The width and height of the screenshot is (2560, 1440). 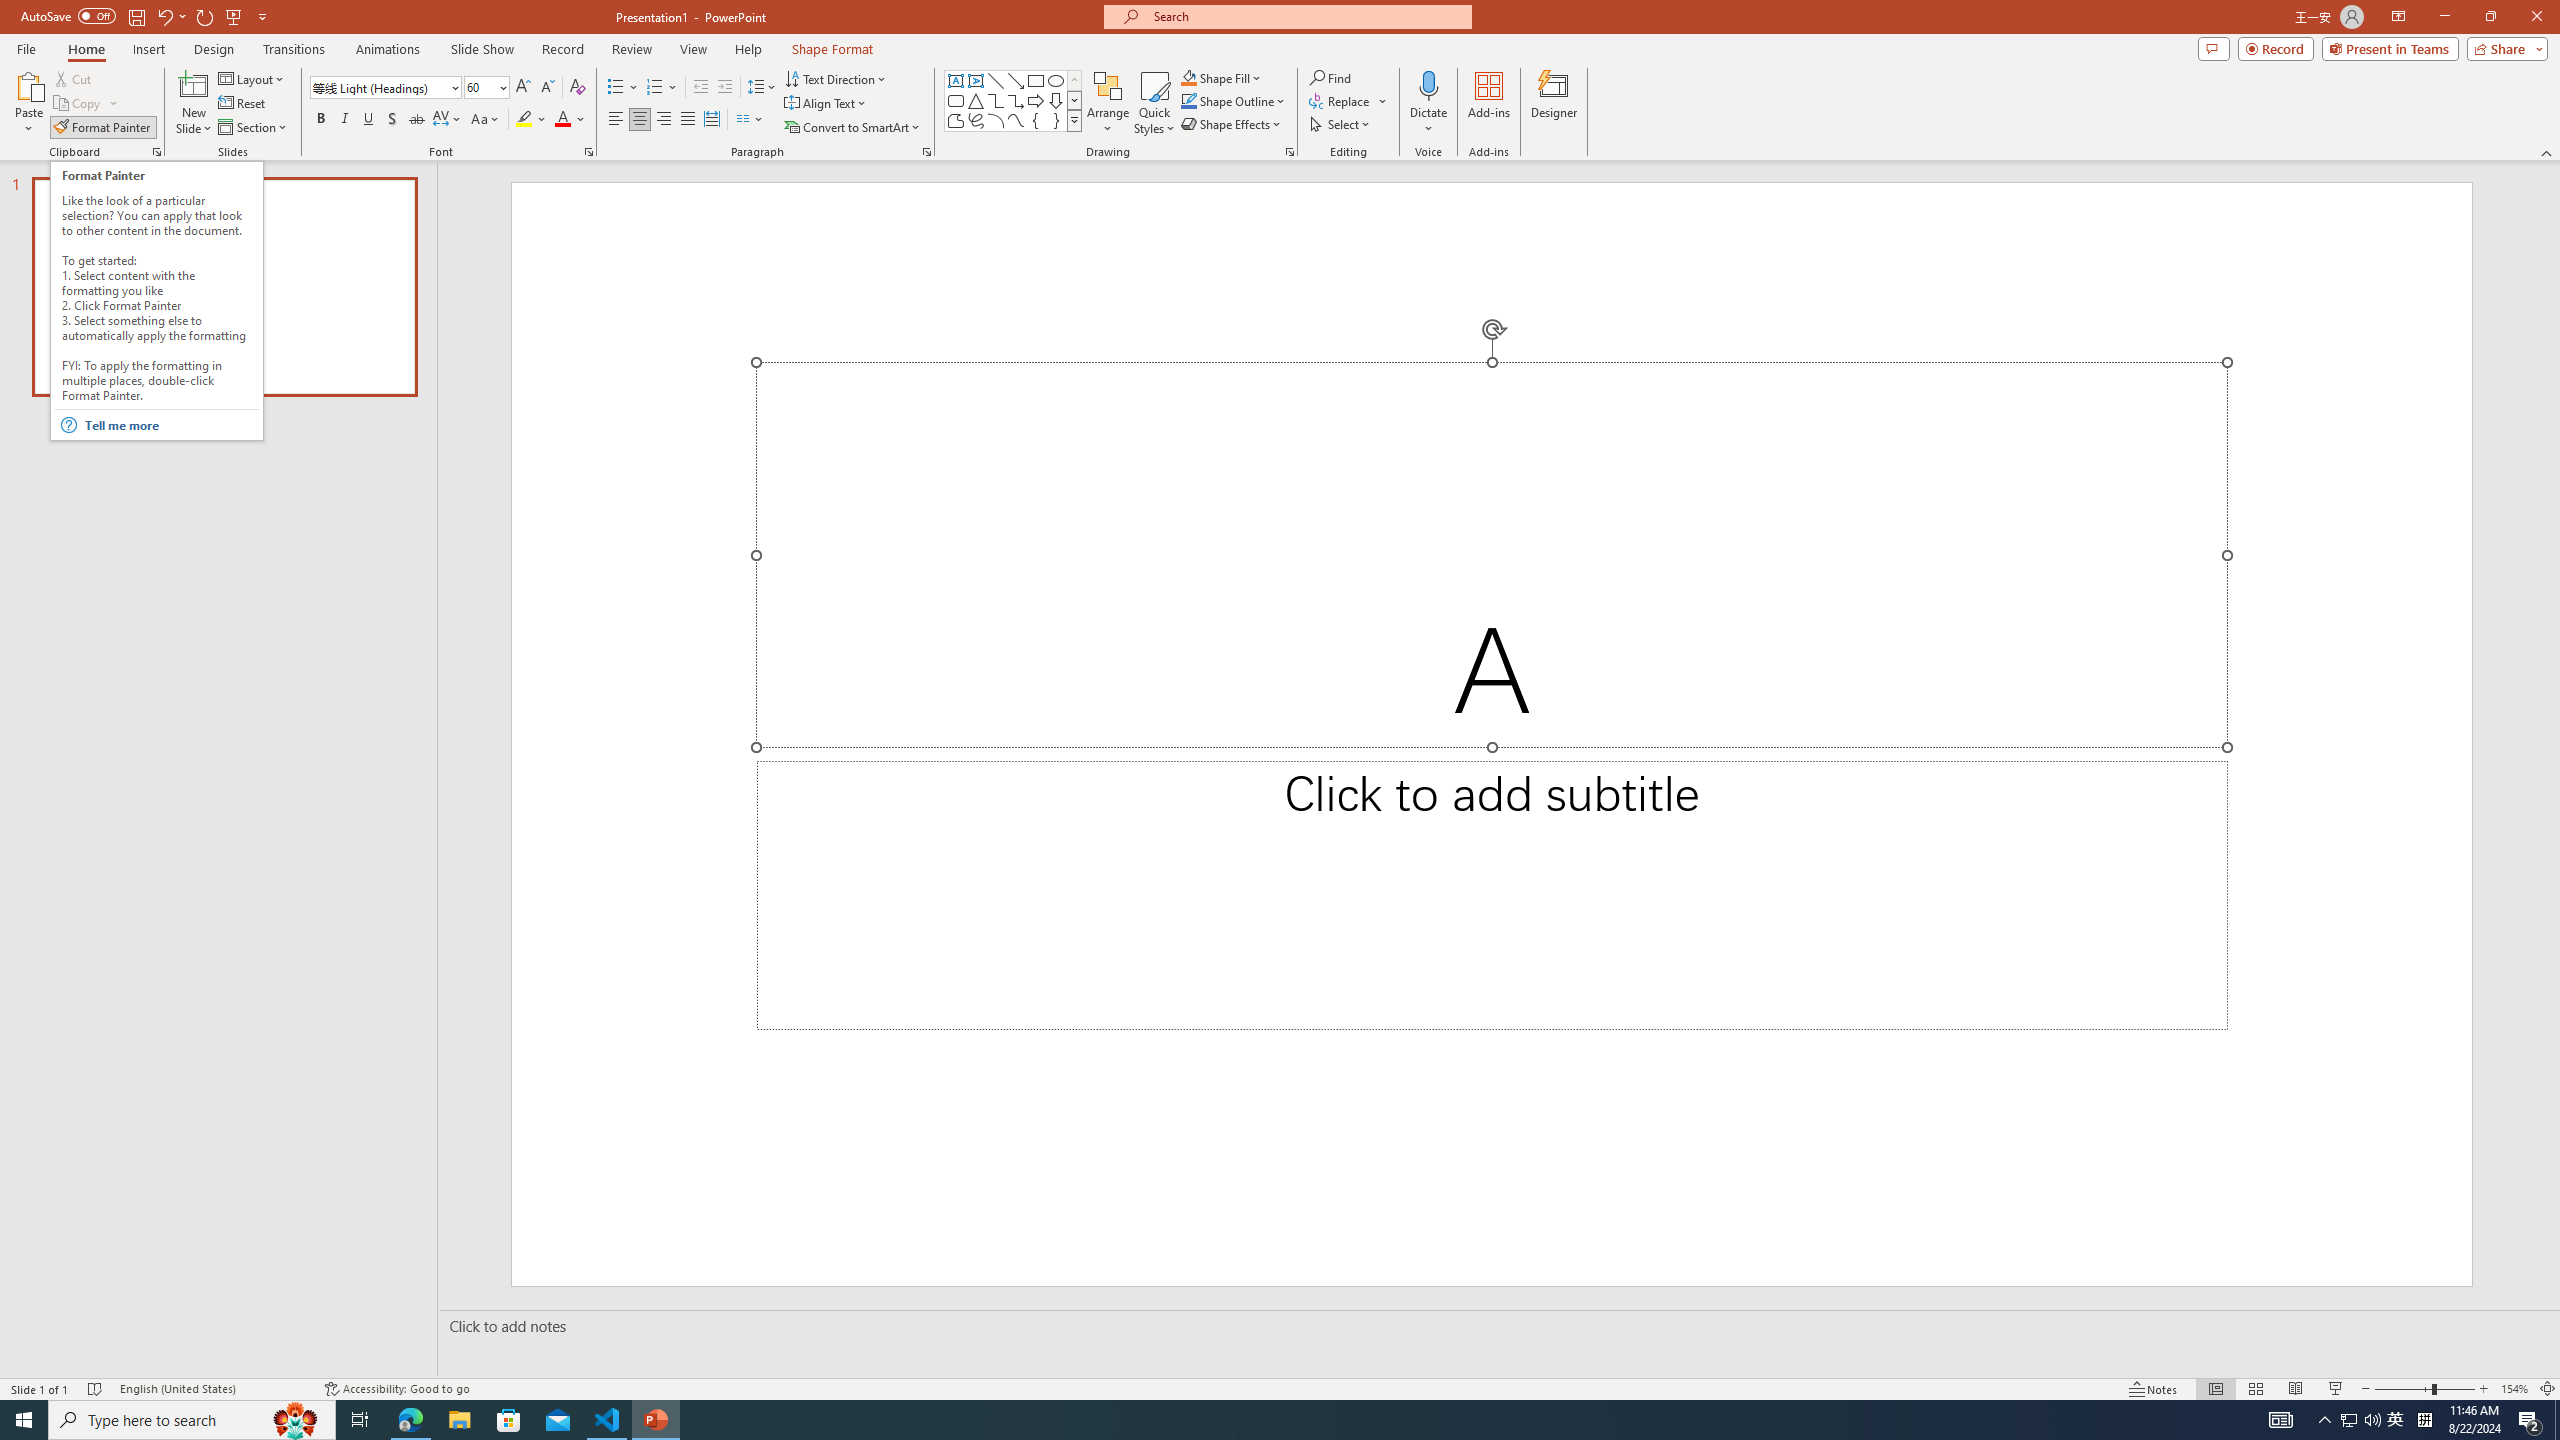 What do you see at coordinates (448, 118) in the screenshot?
I see `'Character Spacing'` at bounding box center [448, 118].